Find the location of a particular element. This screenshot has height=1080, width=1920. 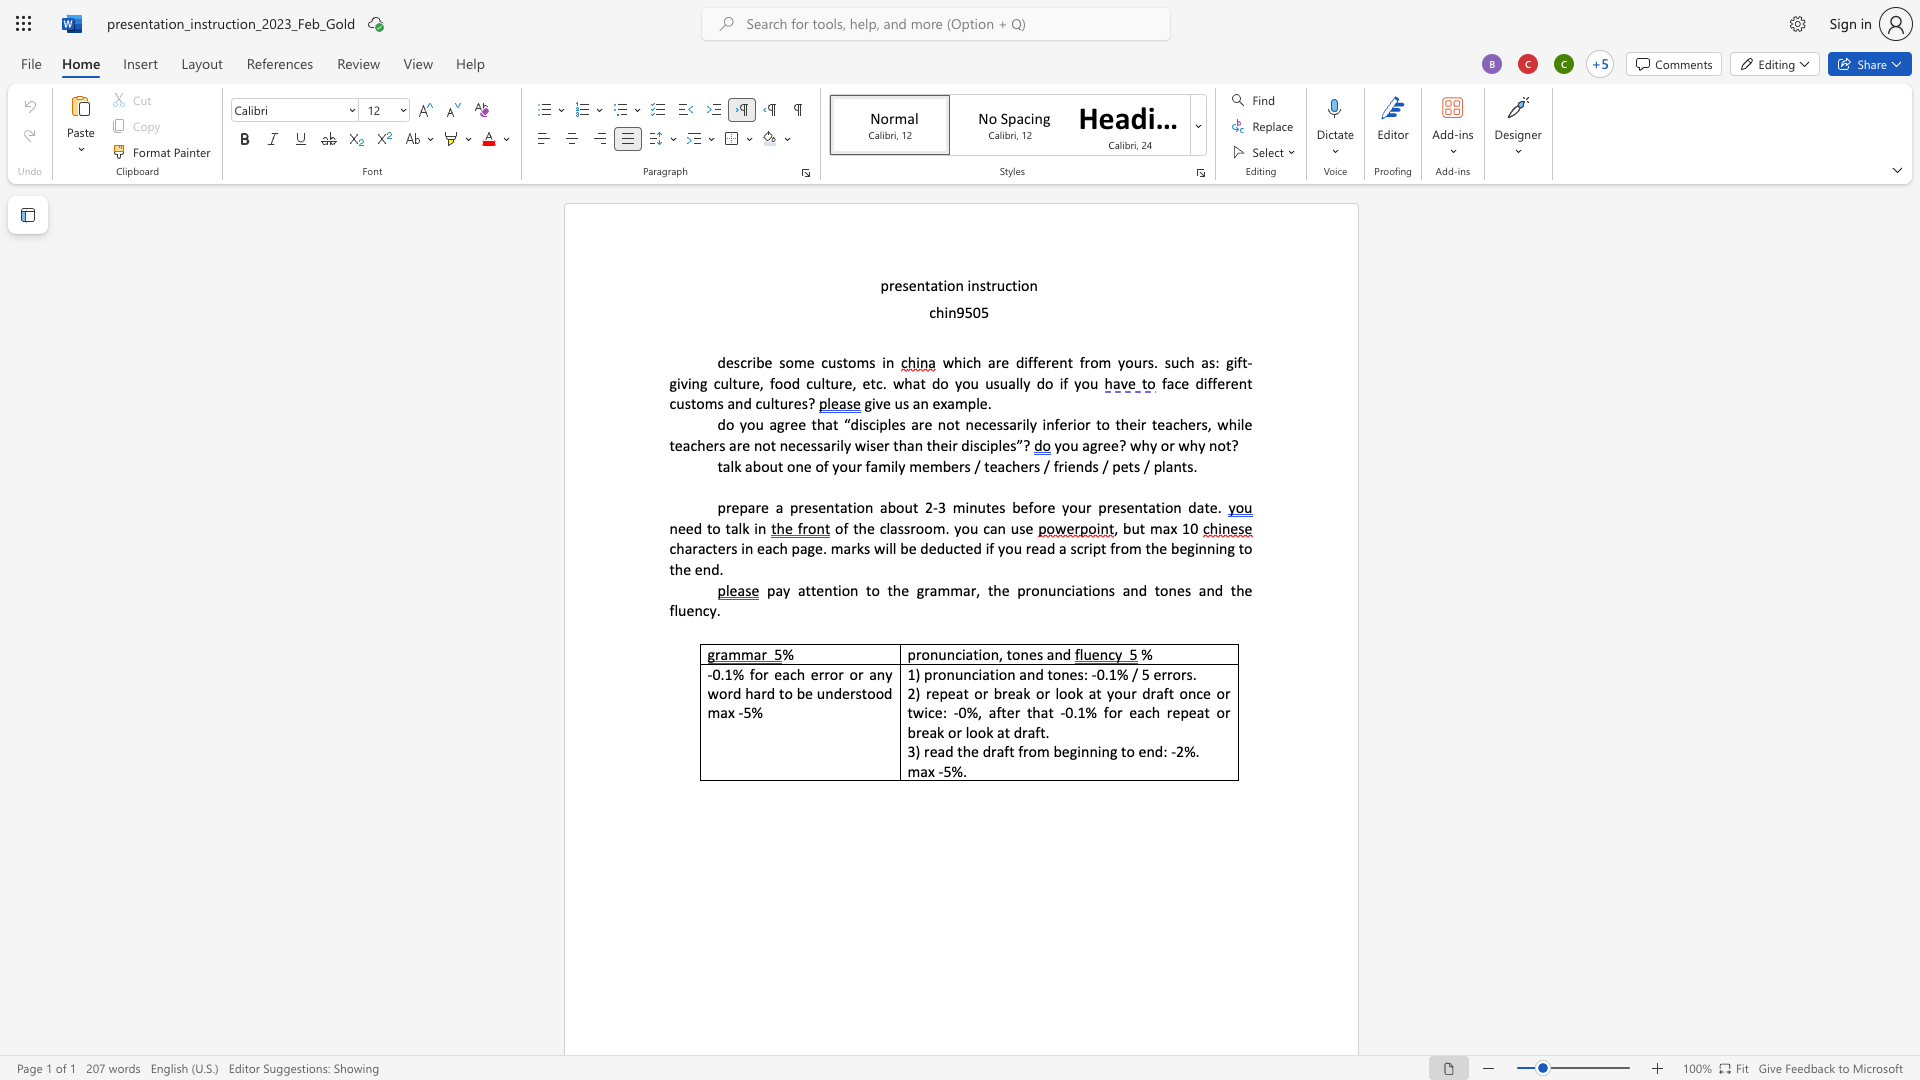

the space between the continuous character "h" and "e" in the text is located at coordinates (866, 527).